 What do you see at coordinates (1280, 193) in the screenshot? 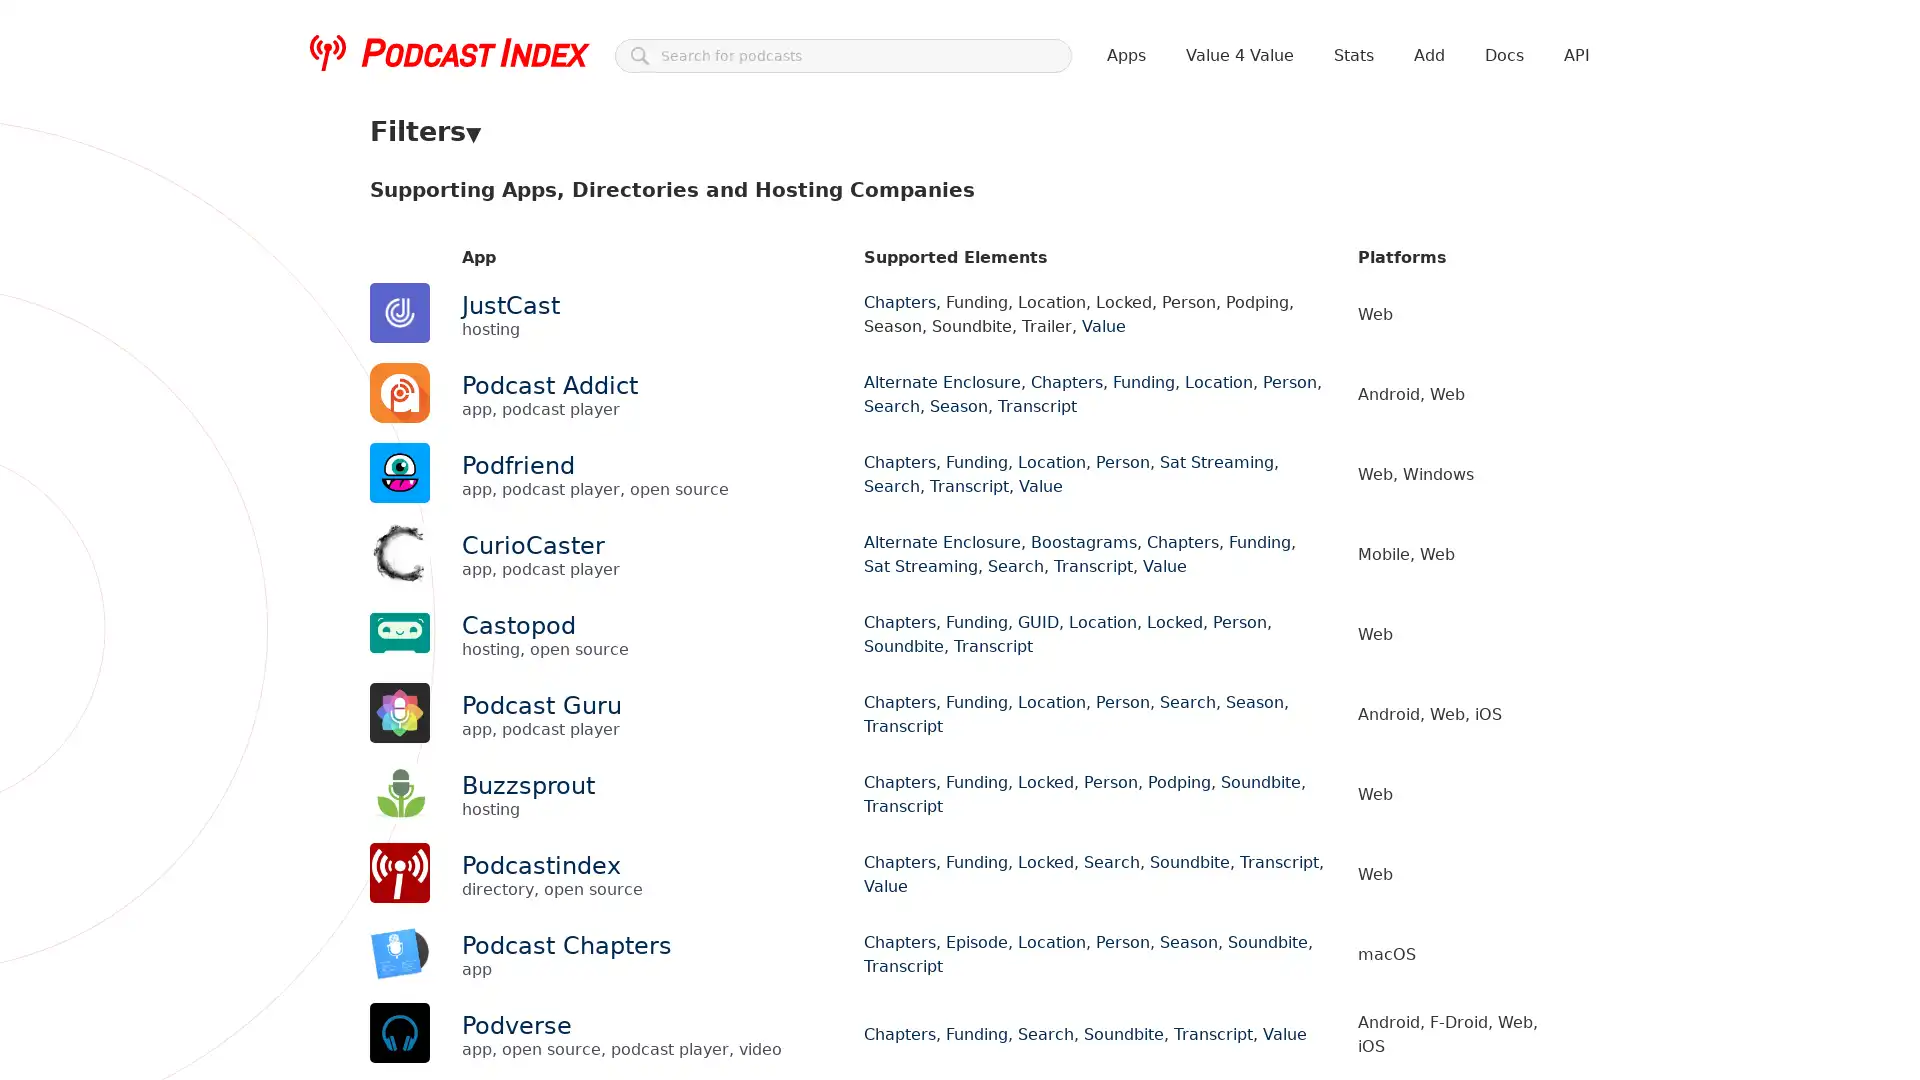
I see `Podcasting Player` at bounding box center [1280, 193].